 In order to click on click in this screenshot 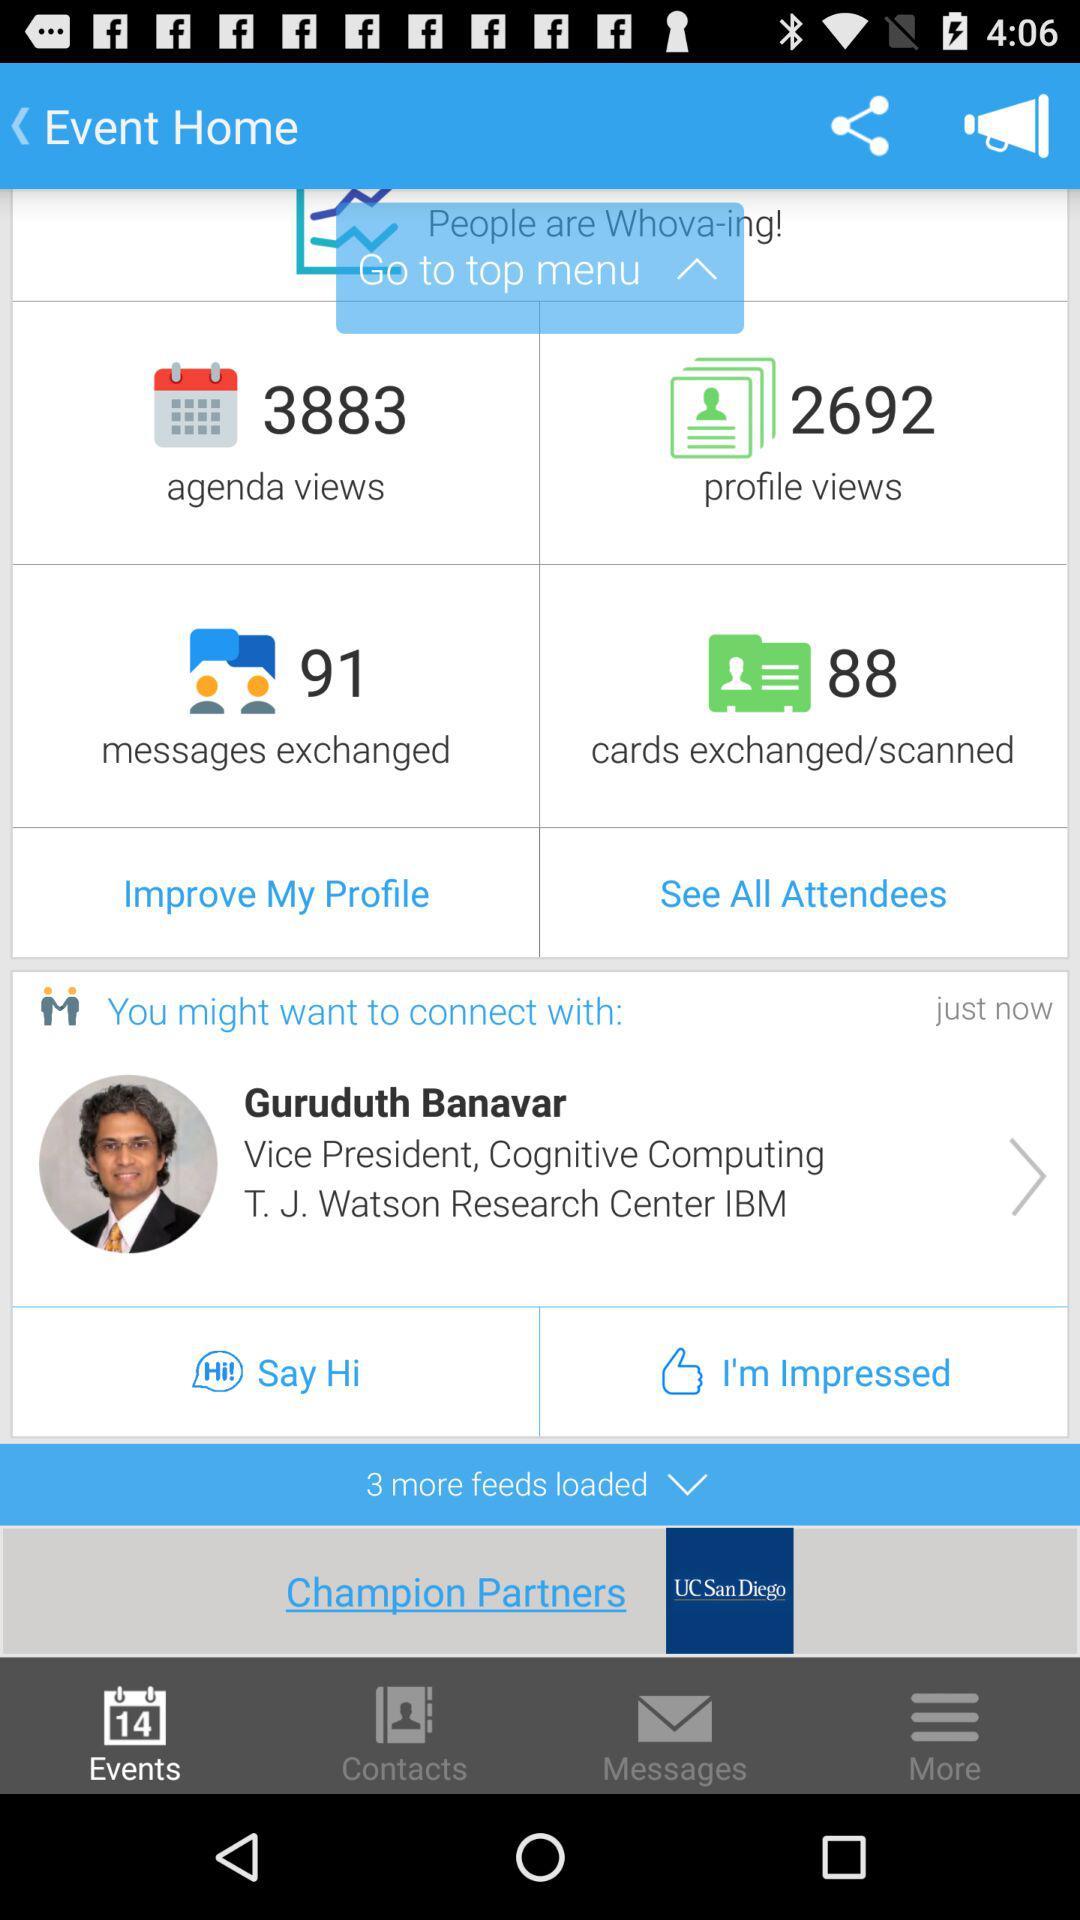, I will do `click(128, 1163)`.